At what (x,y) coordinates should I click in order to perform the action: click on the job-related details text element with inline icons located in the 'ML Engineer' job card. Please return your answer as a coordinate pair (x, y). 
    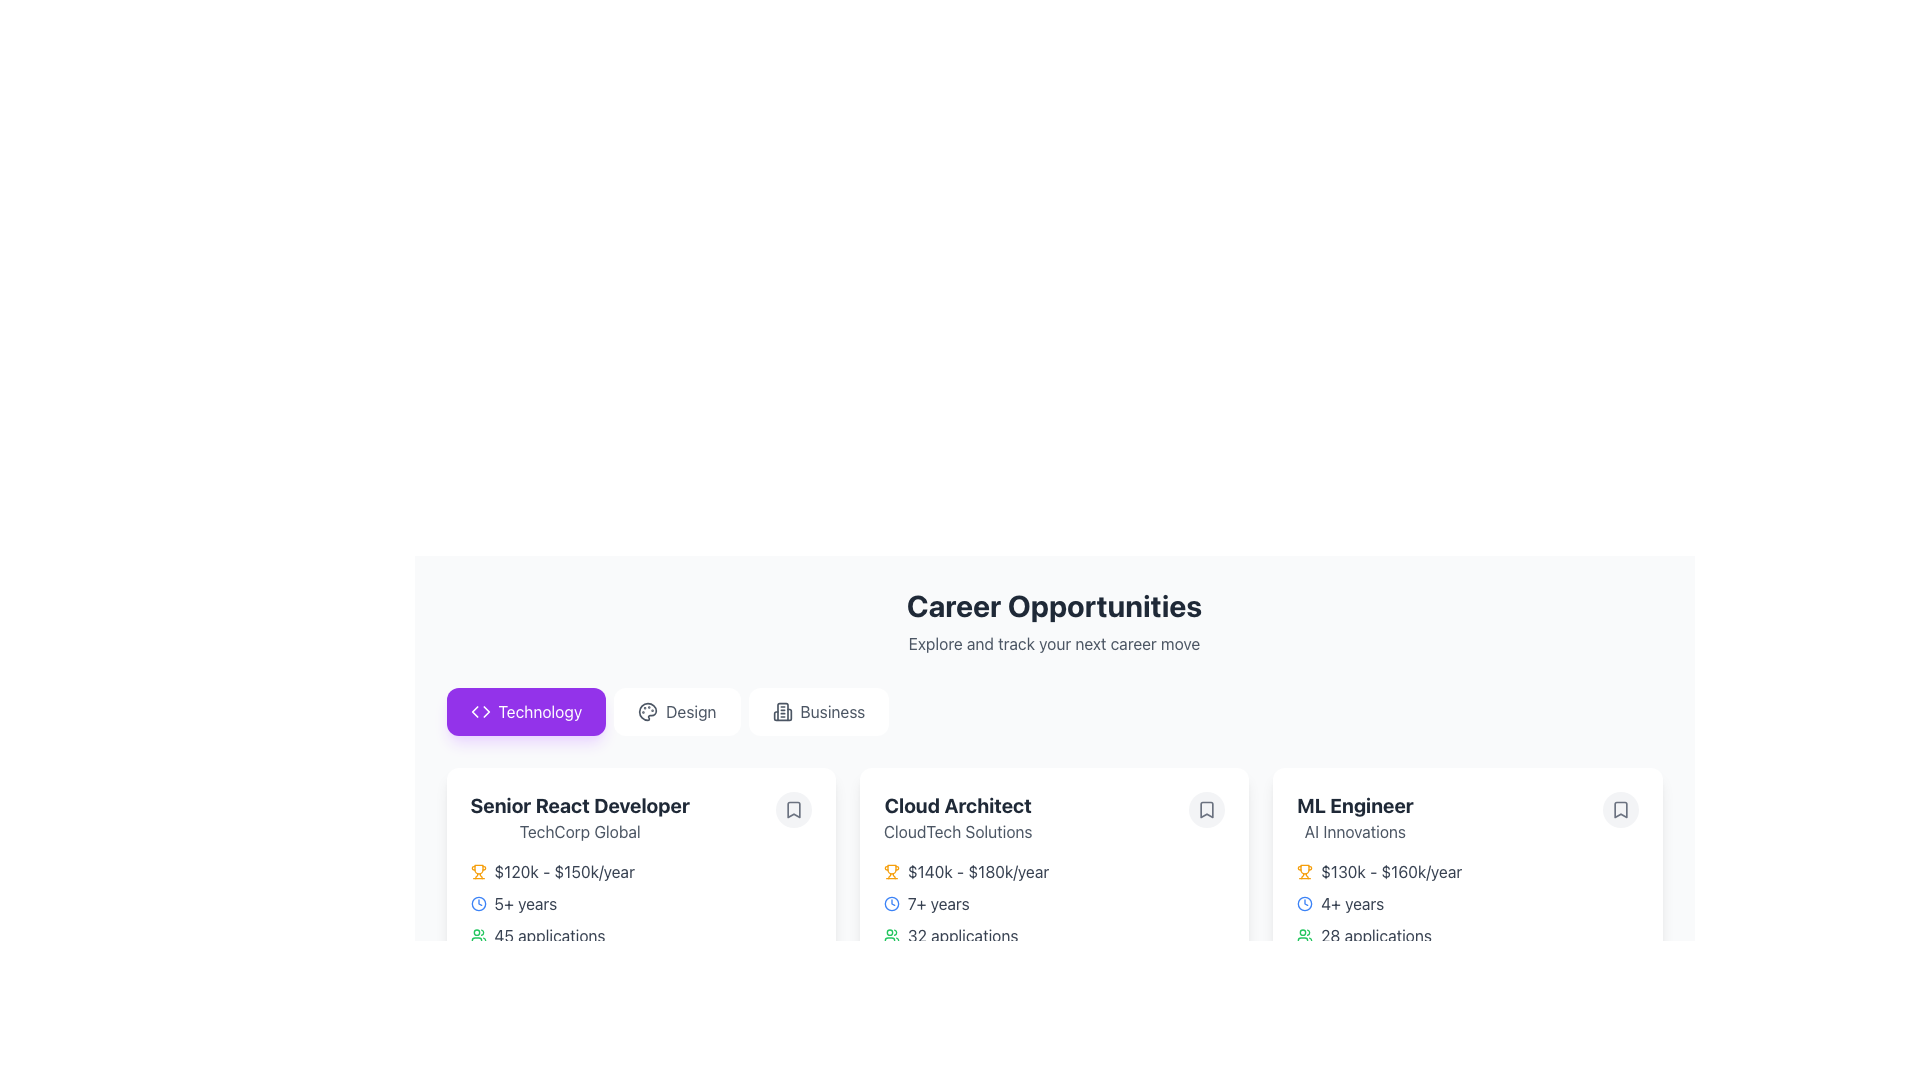
    Looking at the image, I should click on (1467, 903).